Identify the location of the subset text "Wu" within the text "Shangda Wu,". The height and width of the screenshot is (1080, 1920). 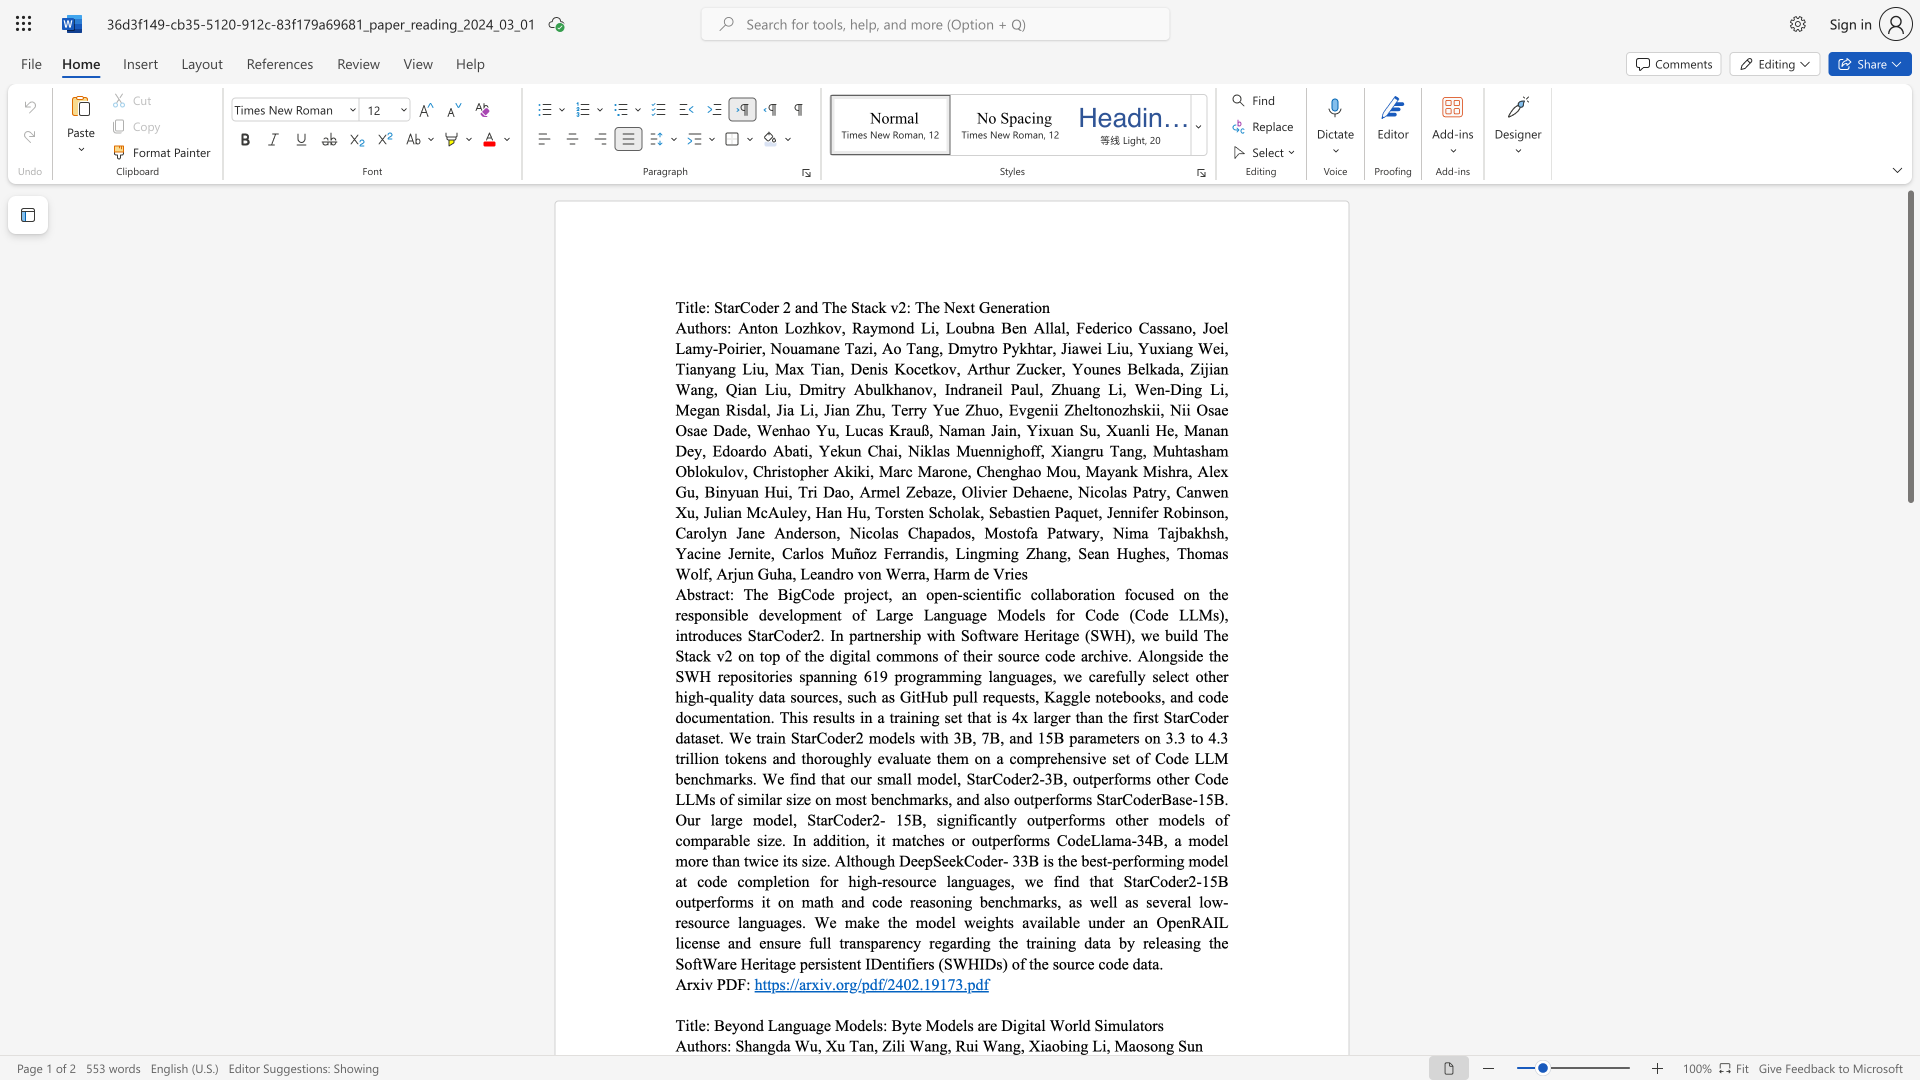
(793, 1044).